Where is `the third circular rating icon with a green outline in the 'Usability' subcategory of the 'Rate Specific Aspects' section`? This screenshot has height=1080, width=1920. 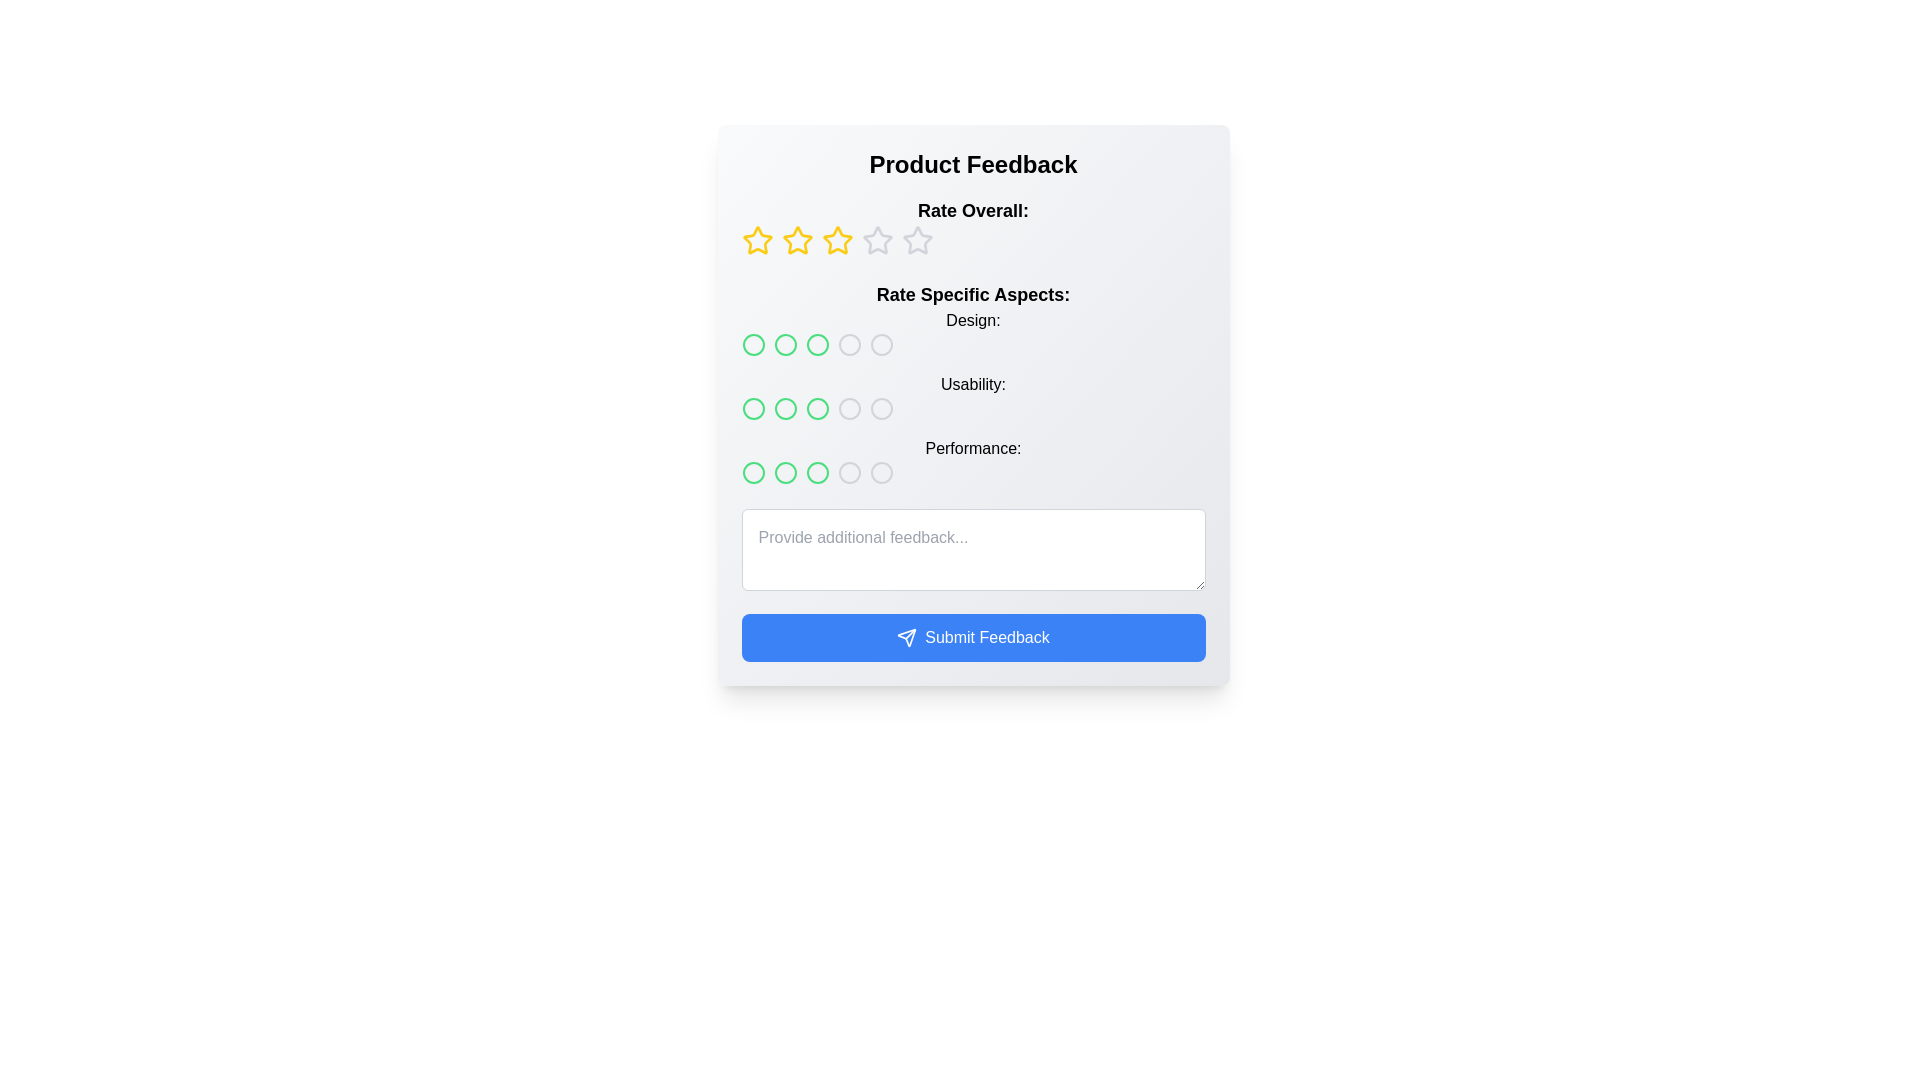 the third circular rating icon with a green outline in the 'Usability' subcategory of the 'Rate Specific Aspects' section is located at coordinates (817, 407).